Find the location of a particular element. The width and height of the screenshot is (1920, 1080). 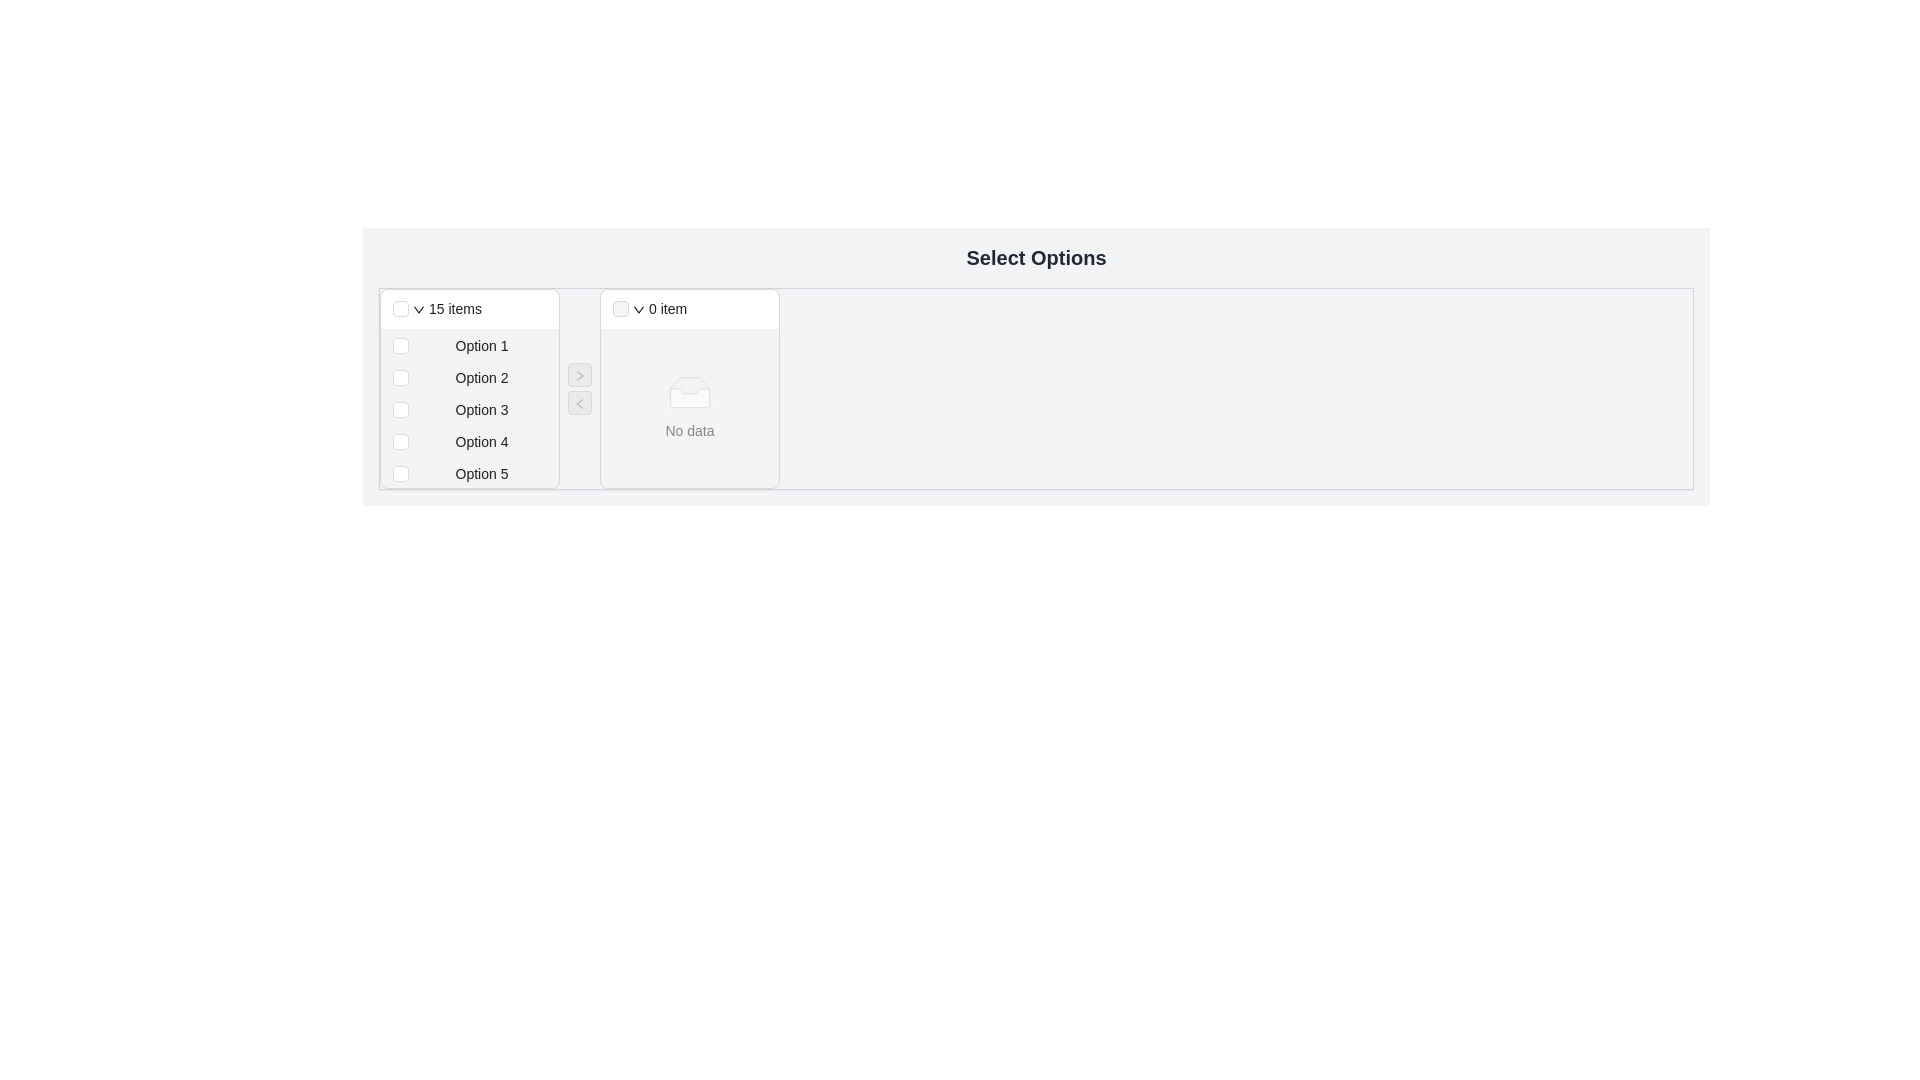

the minimalistic light-themed checkbox located on the left-hand side of the Option 2 row is located at coordinates (400, 378).